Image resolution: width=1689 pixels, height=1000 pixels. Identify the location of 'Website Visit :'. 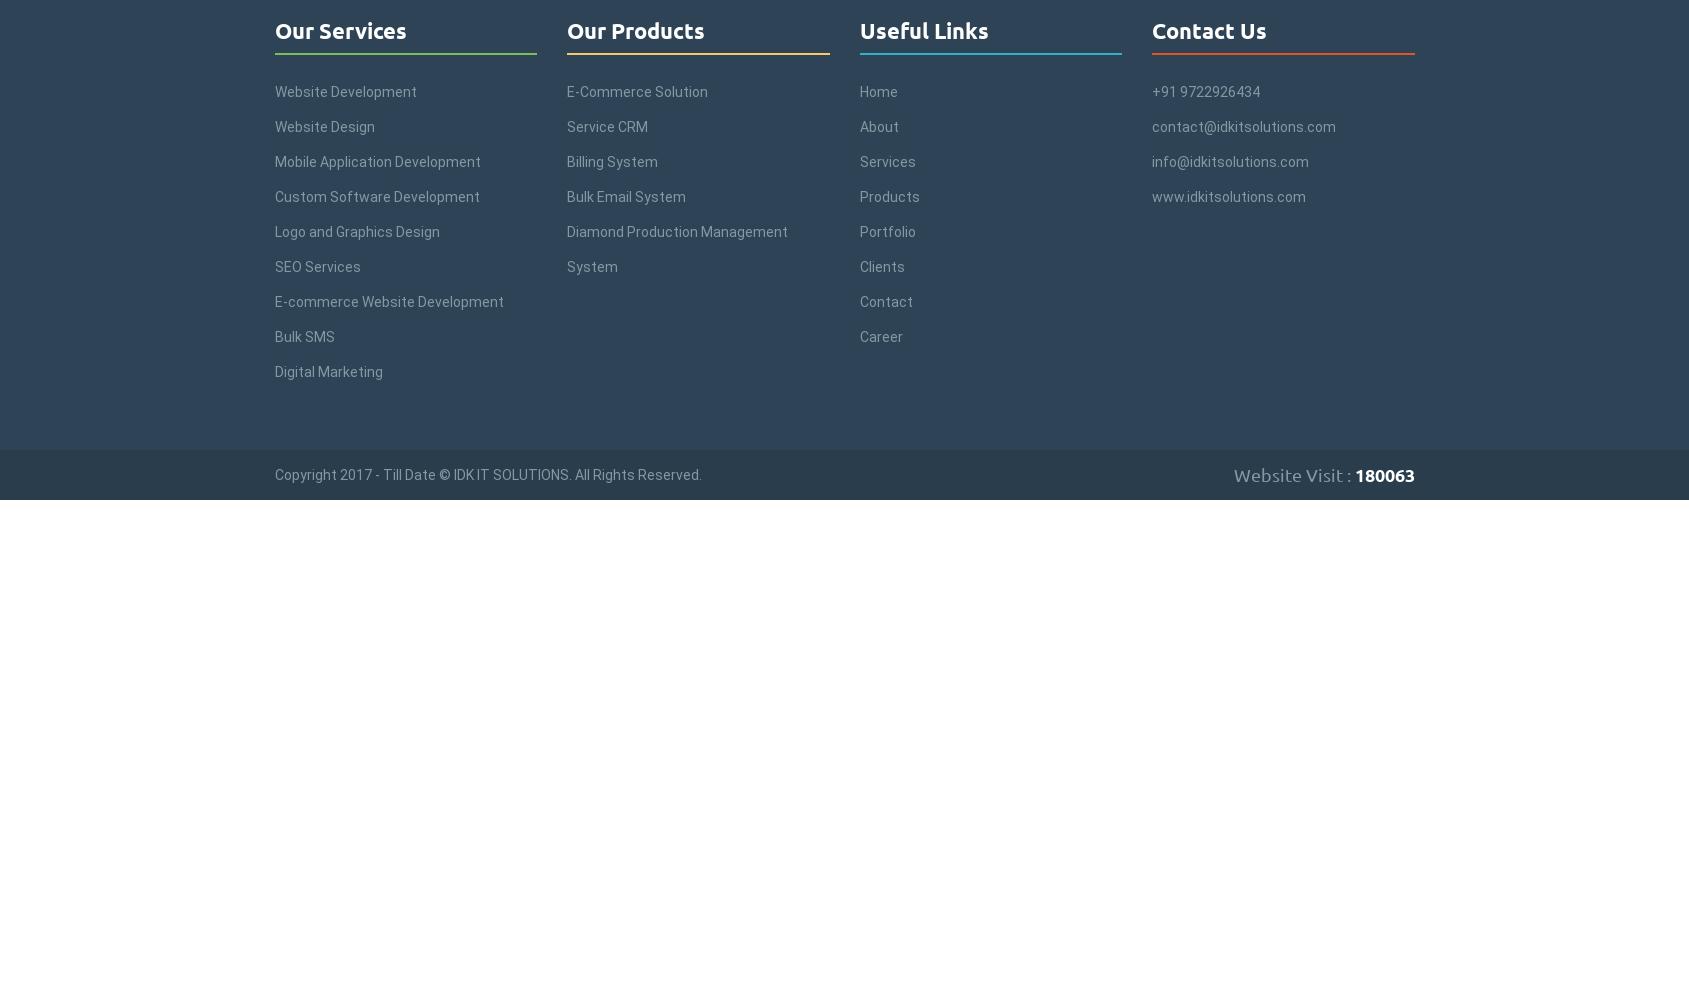
(1293, 473).